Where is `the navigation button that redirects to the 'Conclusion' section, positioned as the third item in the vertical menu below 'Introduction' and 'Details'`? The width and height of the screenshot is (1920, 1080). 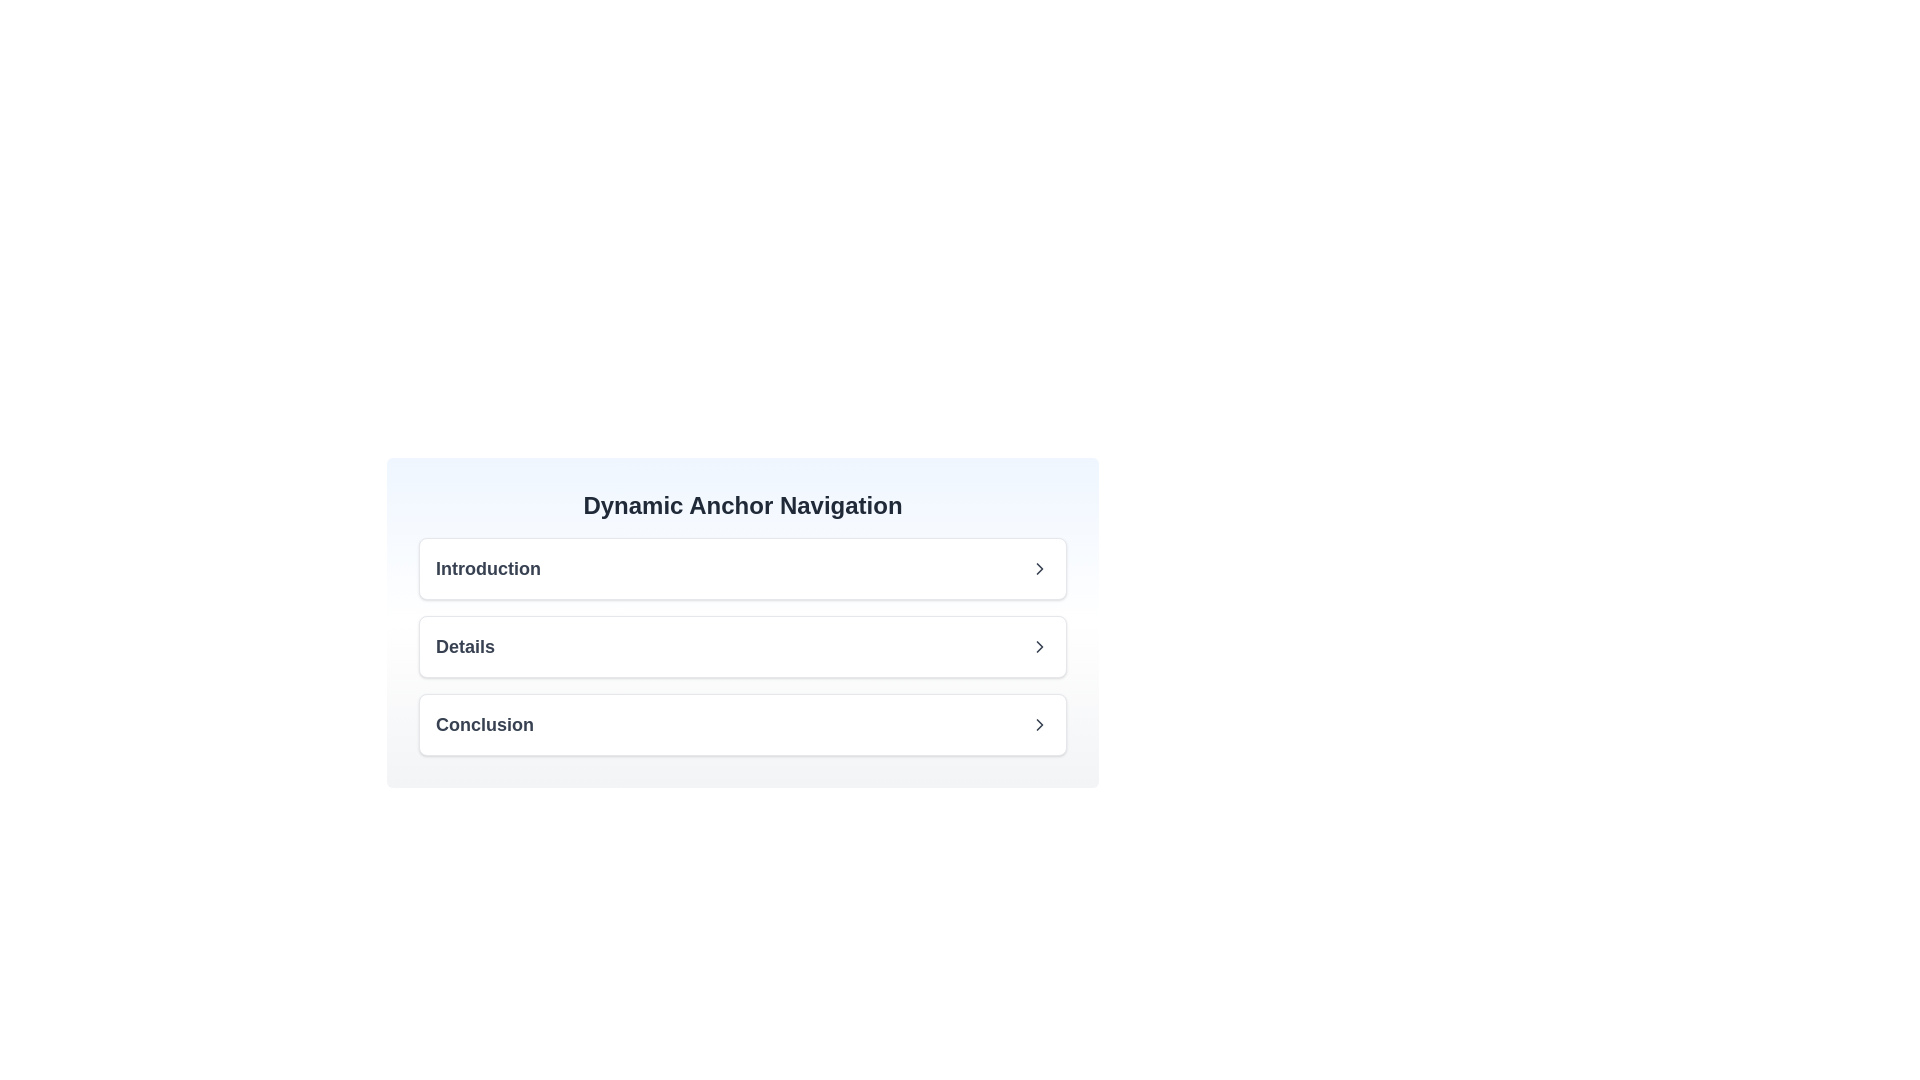
the navigation button that redirects to the 'Conclusion' section, positioned as the third item in the vertical menu below 'Introduction' and 'Details' is located at coordinates (742, 725).